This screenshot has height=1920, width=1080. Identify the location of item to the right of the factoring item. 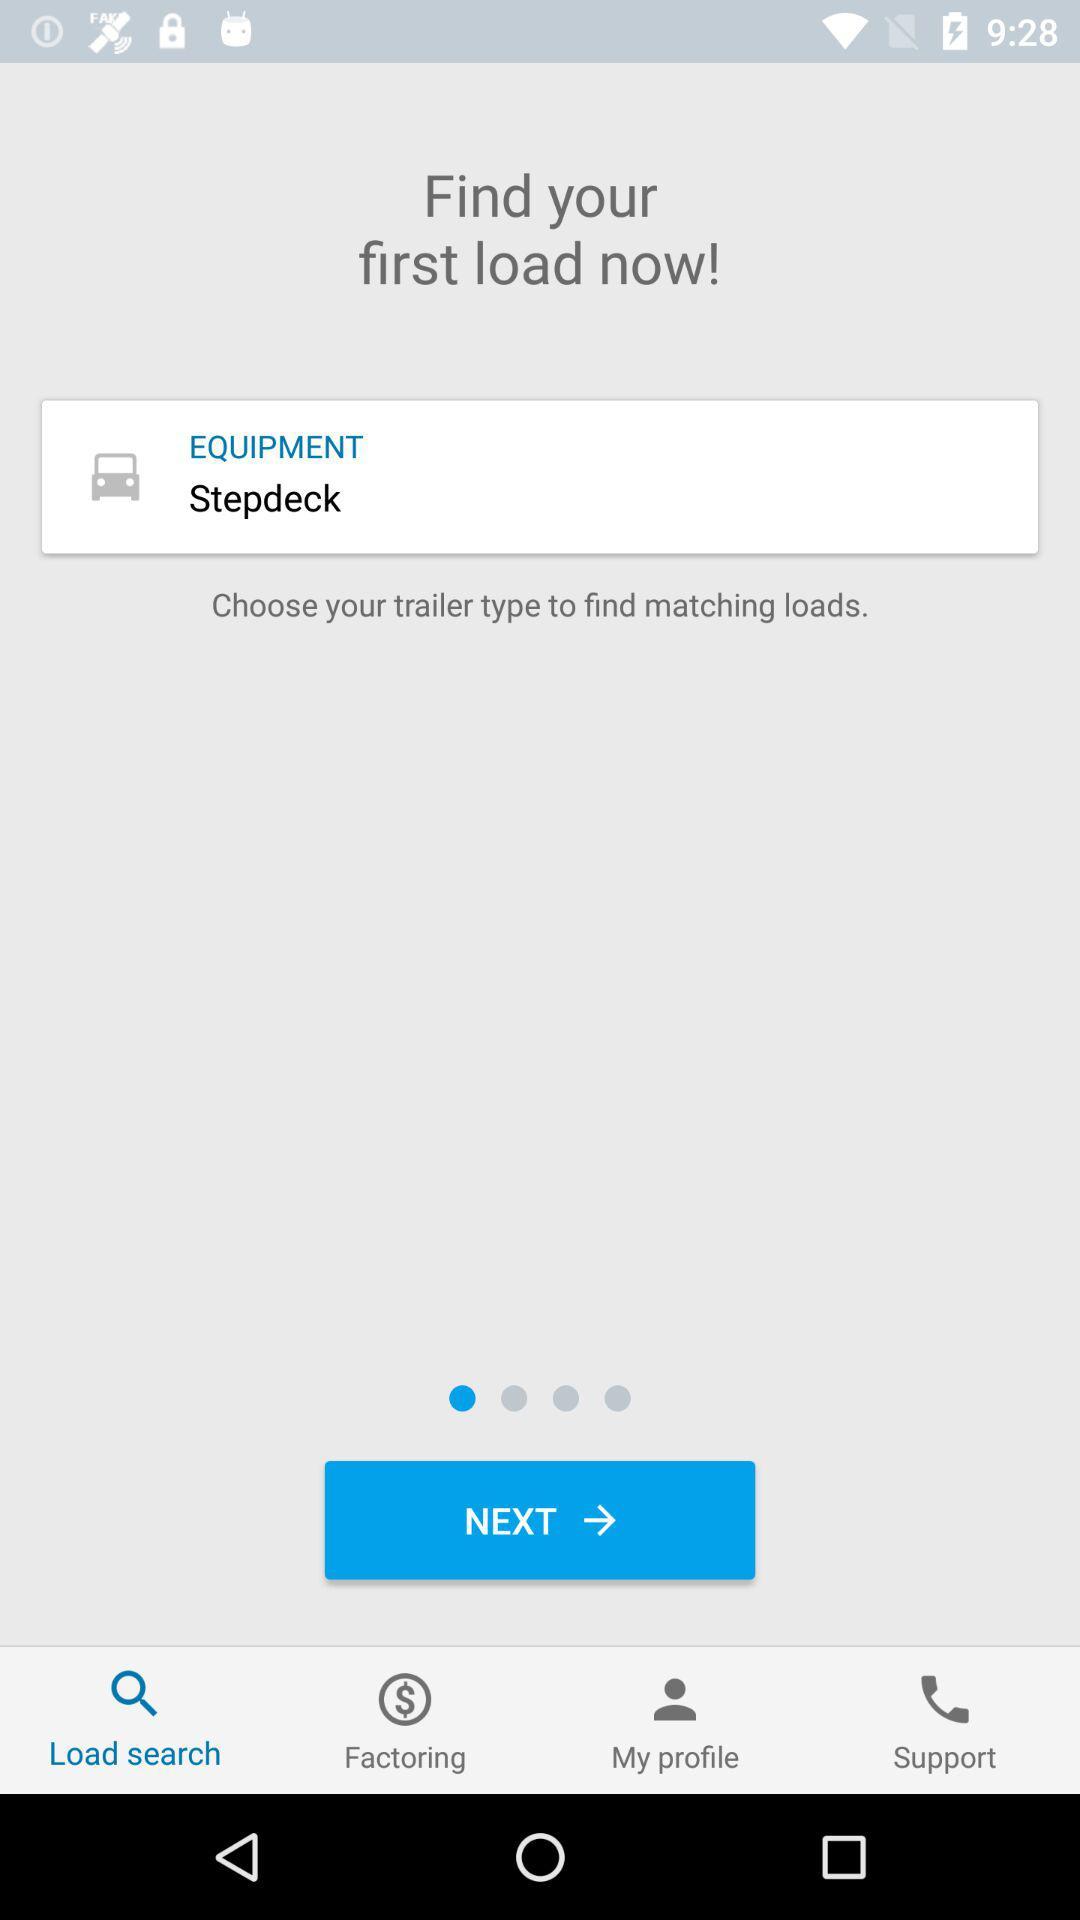
(675, 1719).